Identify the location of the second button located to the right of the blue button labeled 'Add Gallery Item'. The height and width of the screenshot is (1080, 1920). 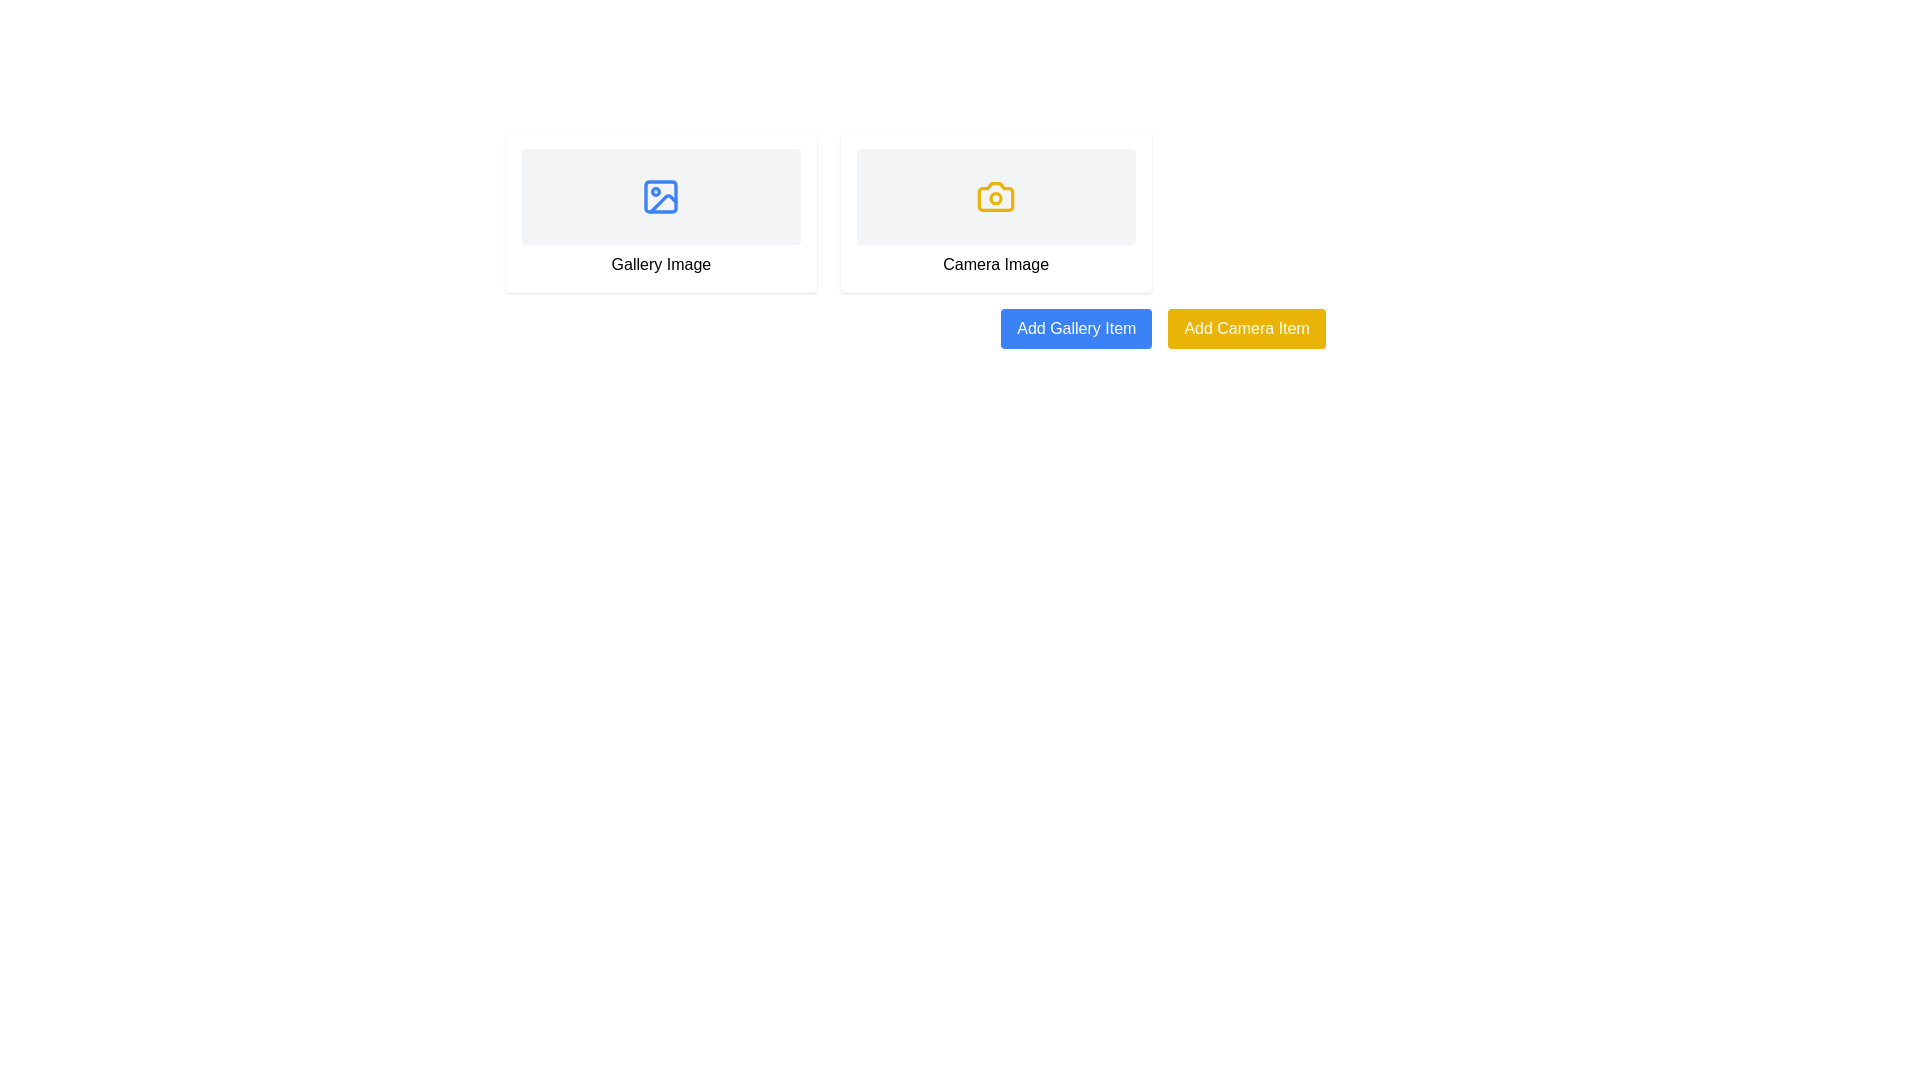
(1246, 327).